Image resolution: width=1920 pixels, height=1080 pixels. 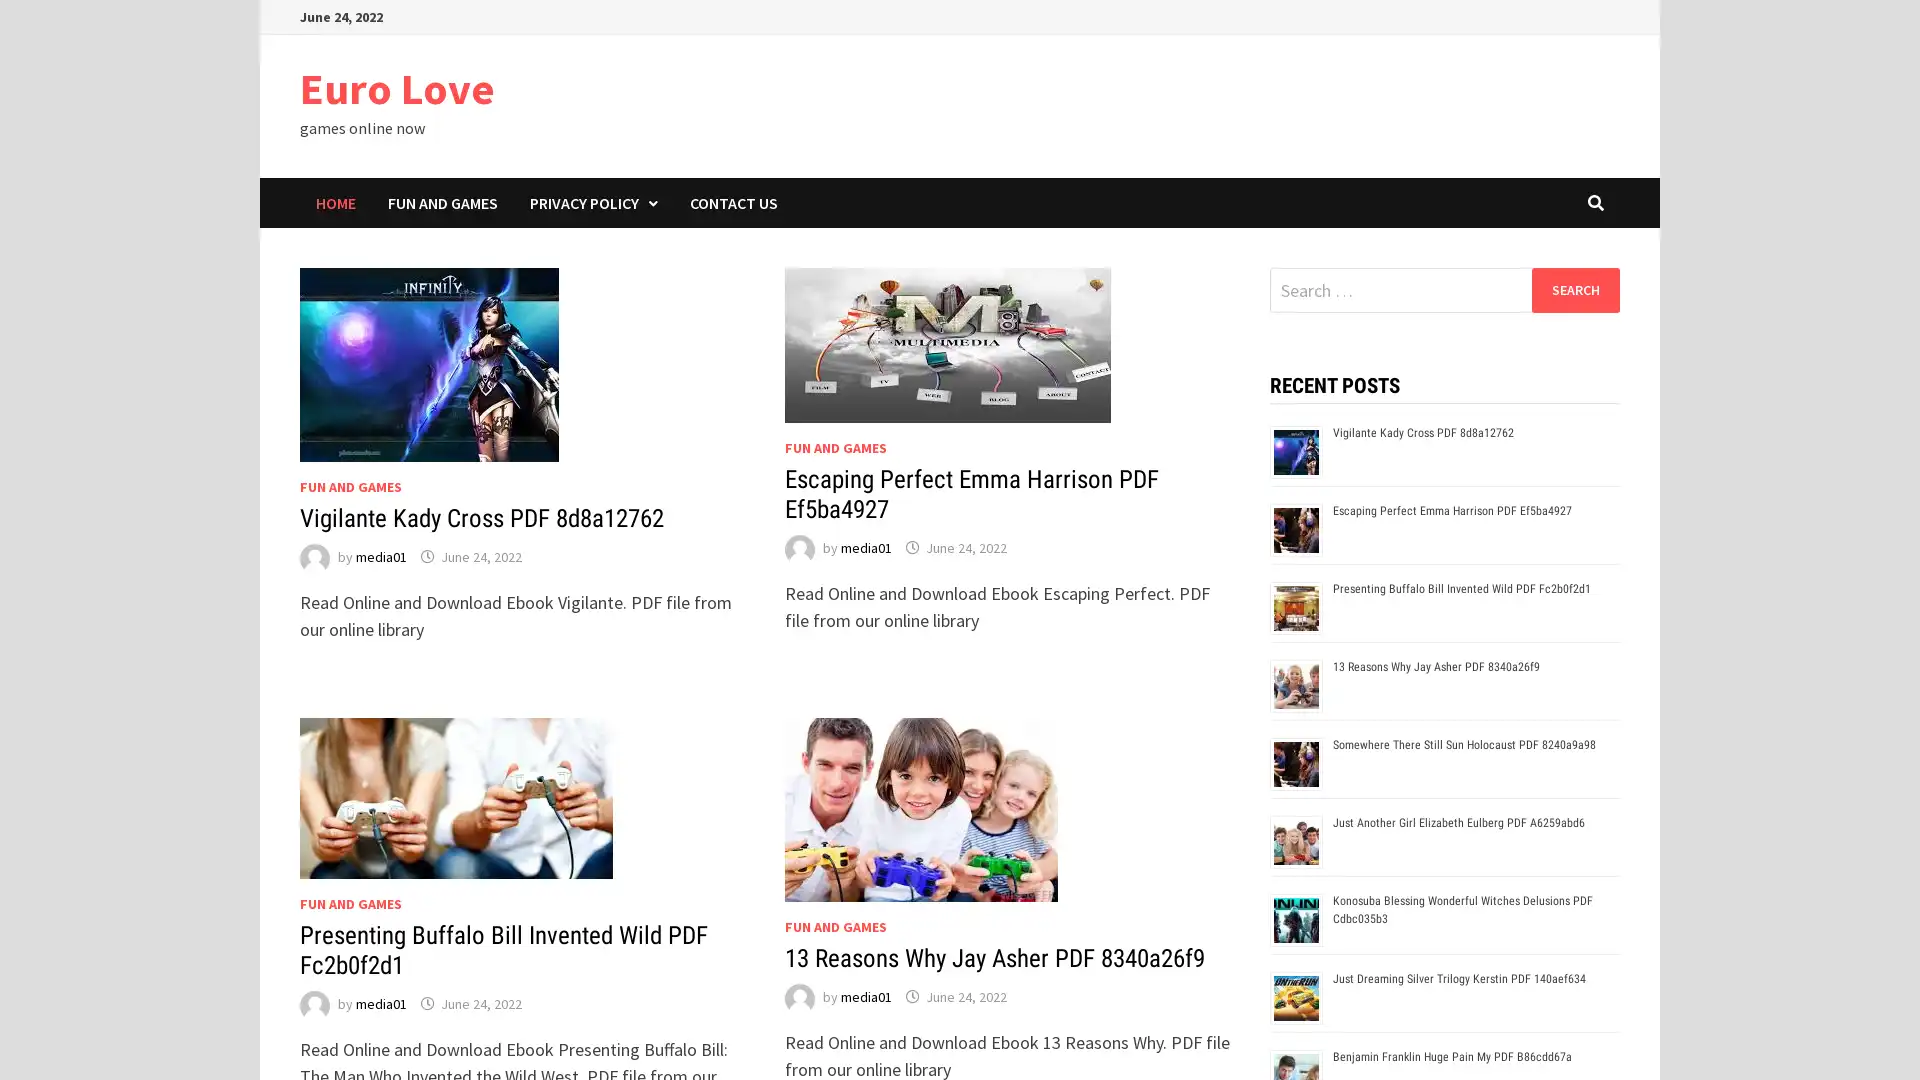 I want to click on Search, so click(x=1574, y=289).